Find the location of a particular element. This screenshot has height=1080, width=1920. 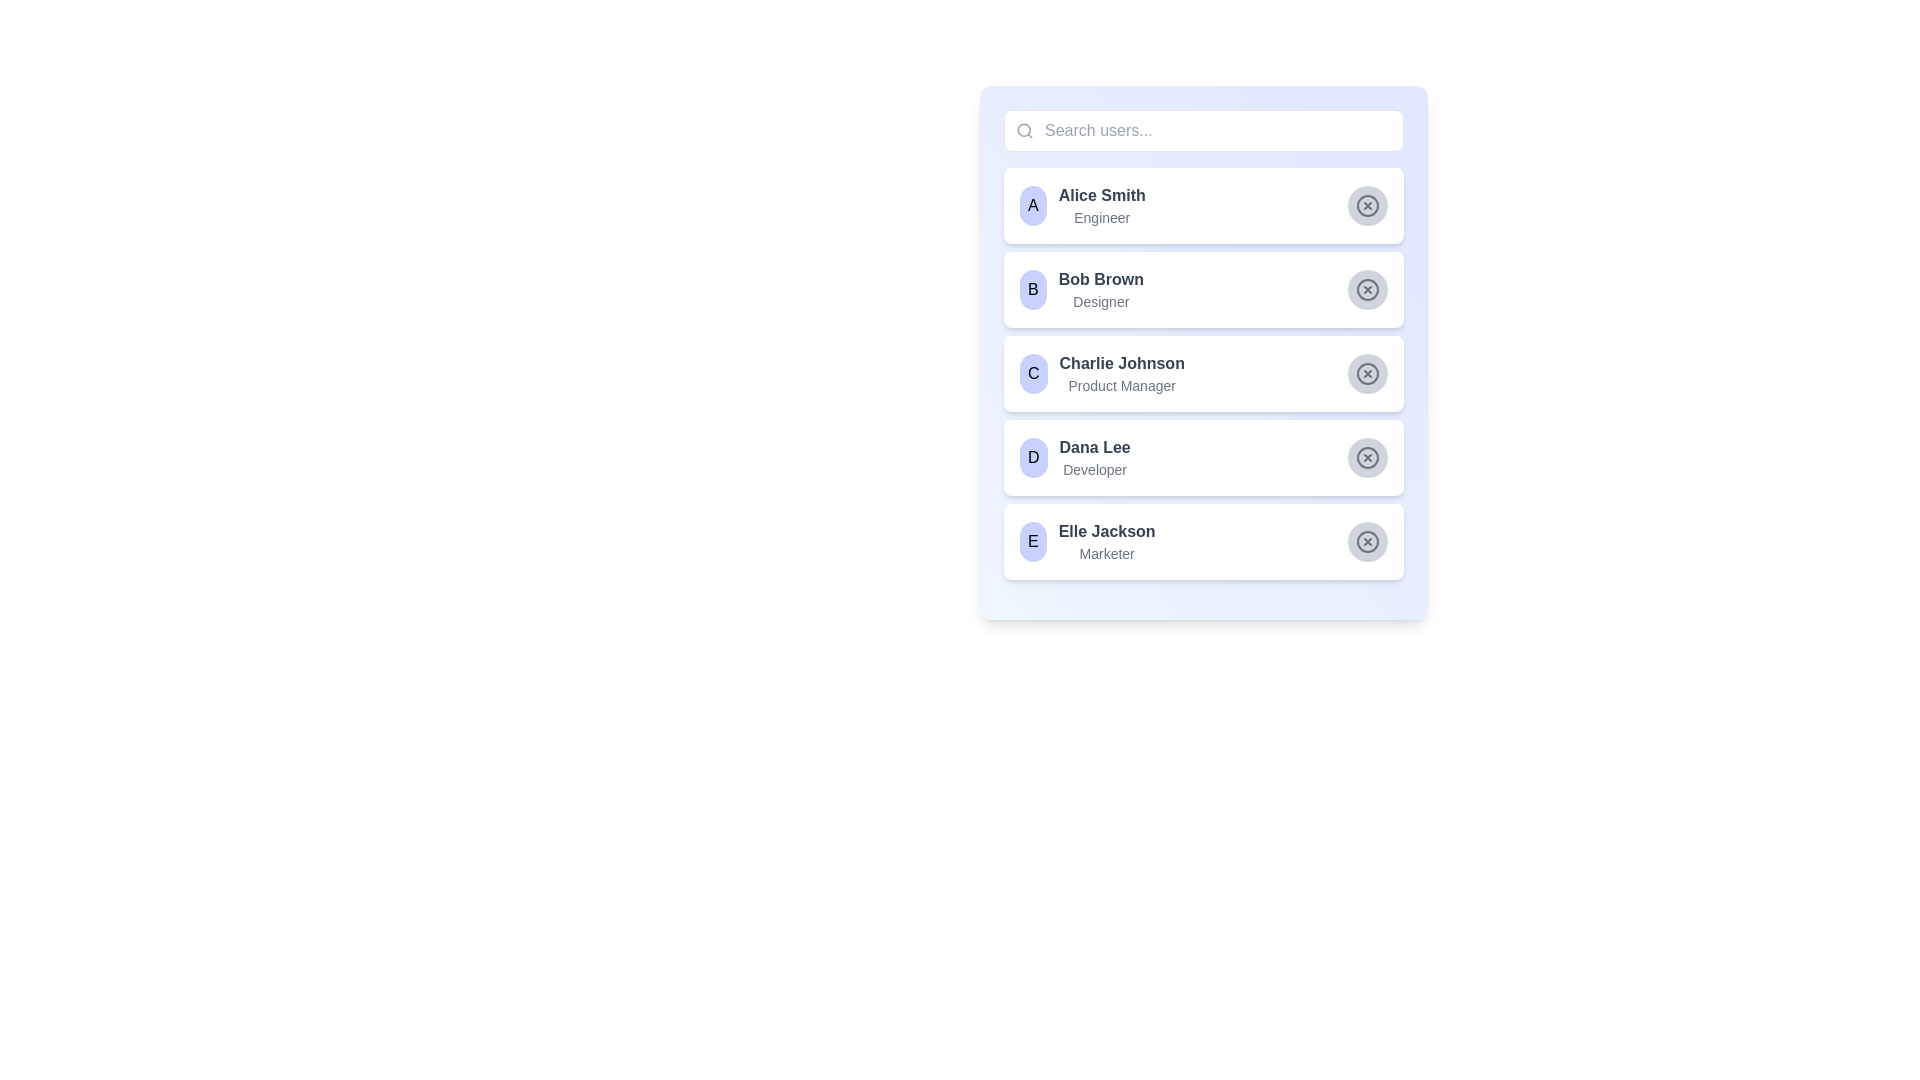

the label displaying 'Alice Smith' in bold dark gray font is located at coordinates (1101, 196).